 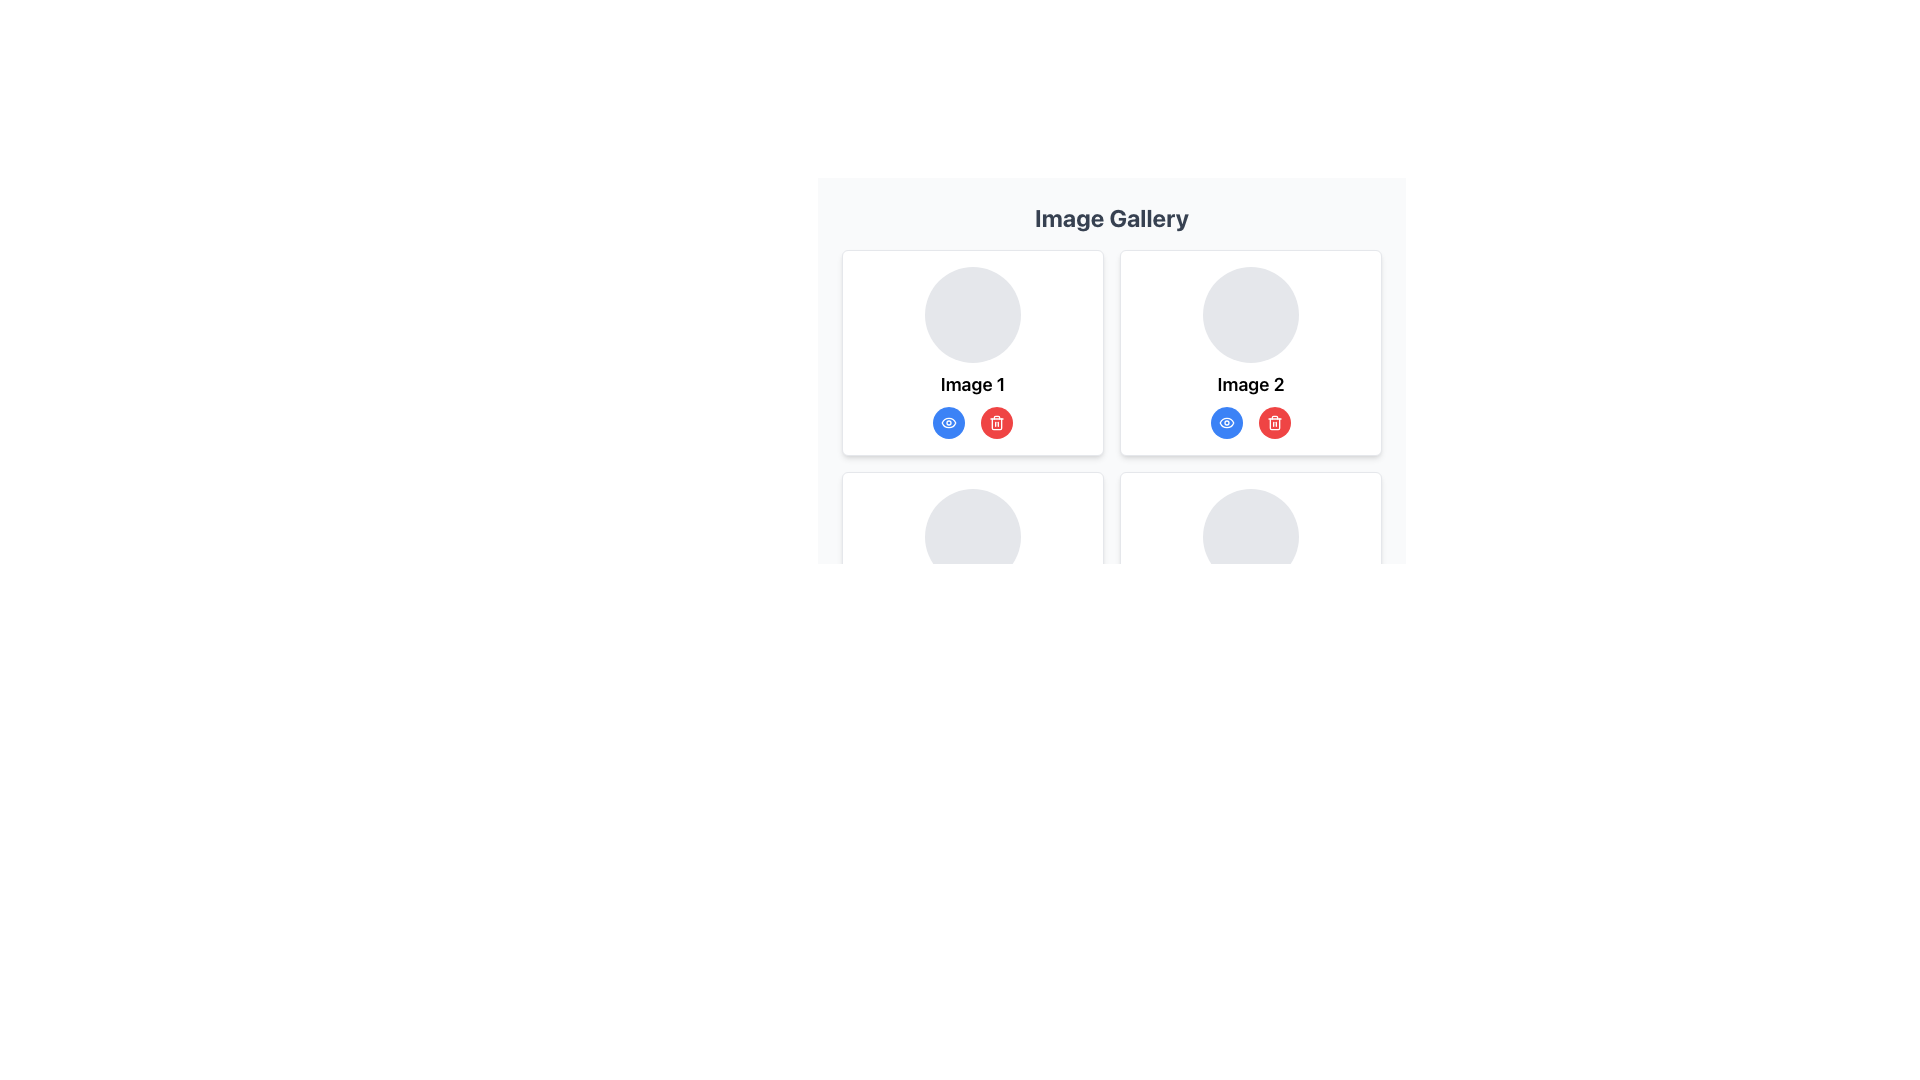 What do you see at coordinates (997, 422) in the screenshot?
I see `the circular red button with a white trash icon, which is located to the right of a blue circular button in the button group below 'Image 1'` at bounding box center [997, 422].